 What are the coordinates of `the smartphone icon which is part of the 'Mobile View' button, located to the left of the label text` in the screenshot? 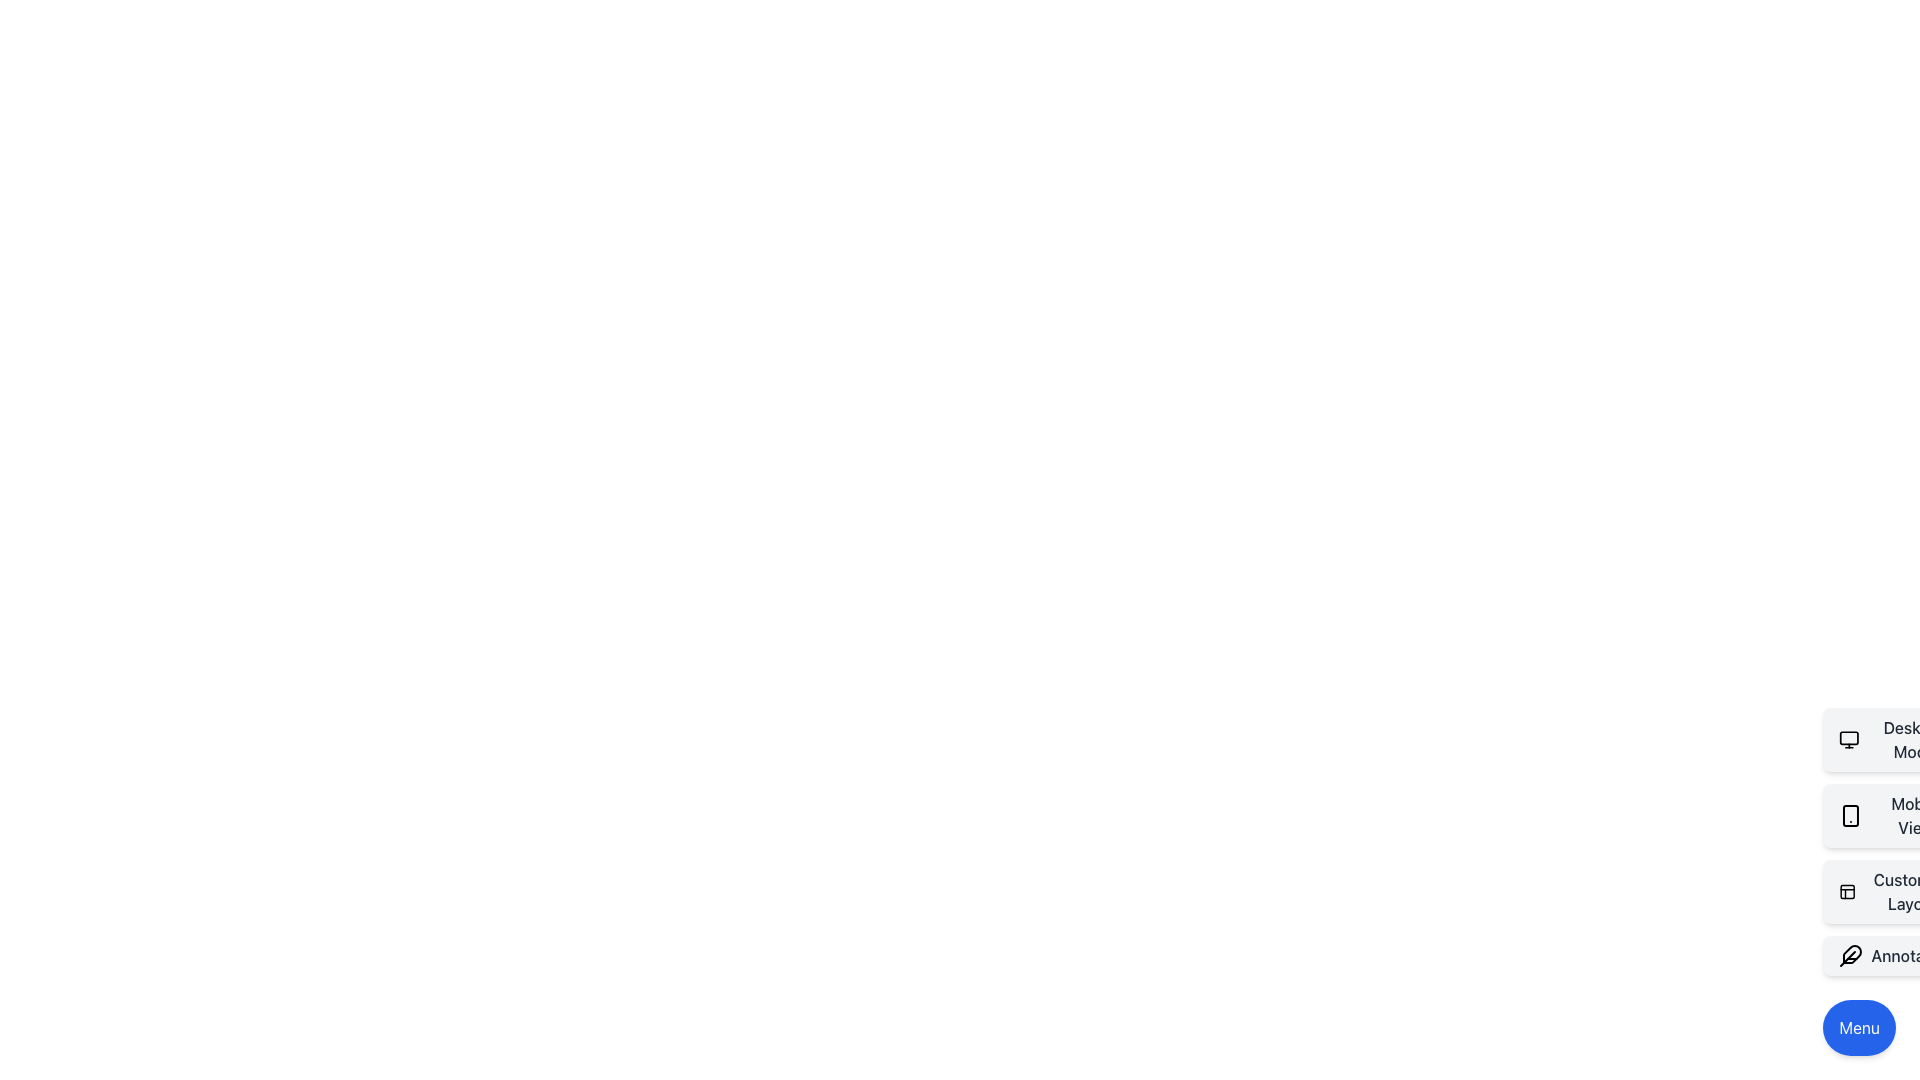 It's located at (1850, 816).